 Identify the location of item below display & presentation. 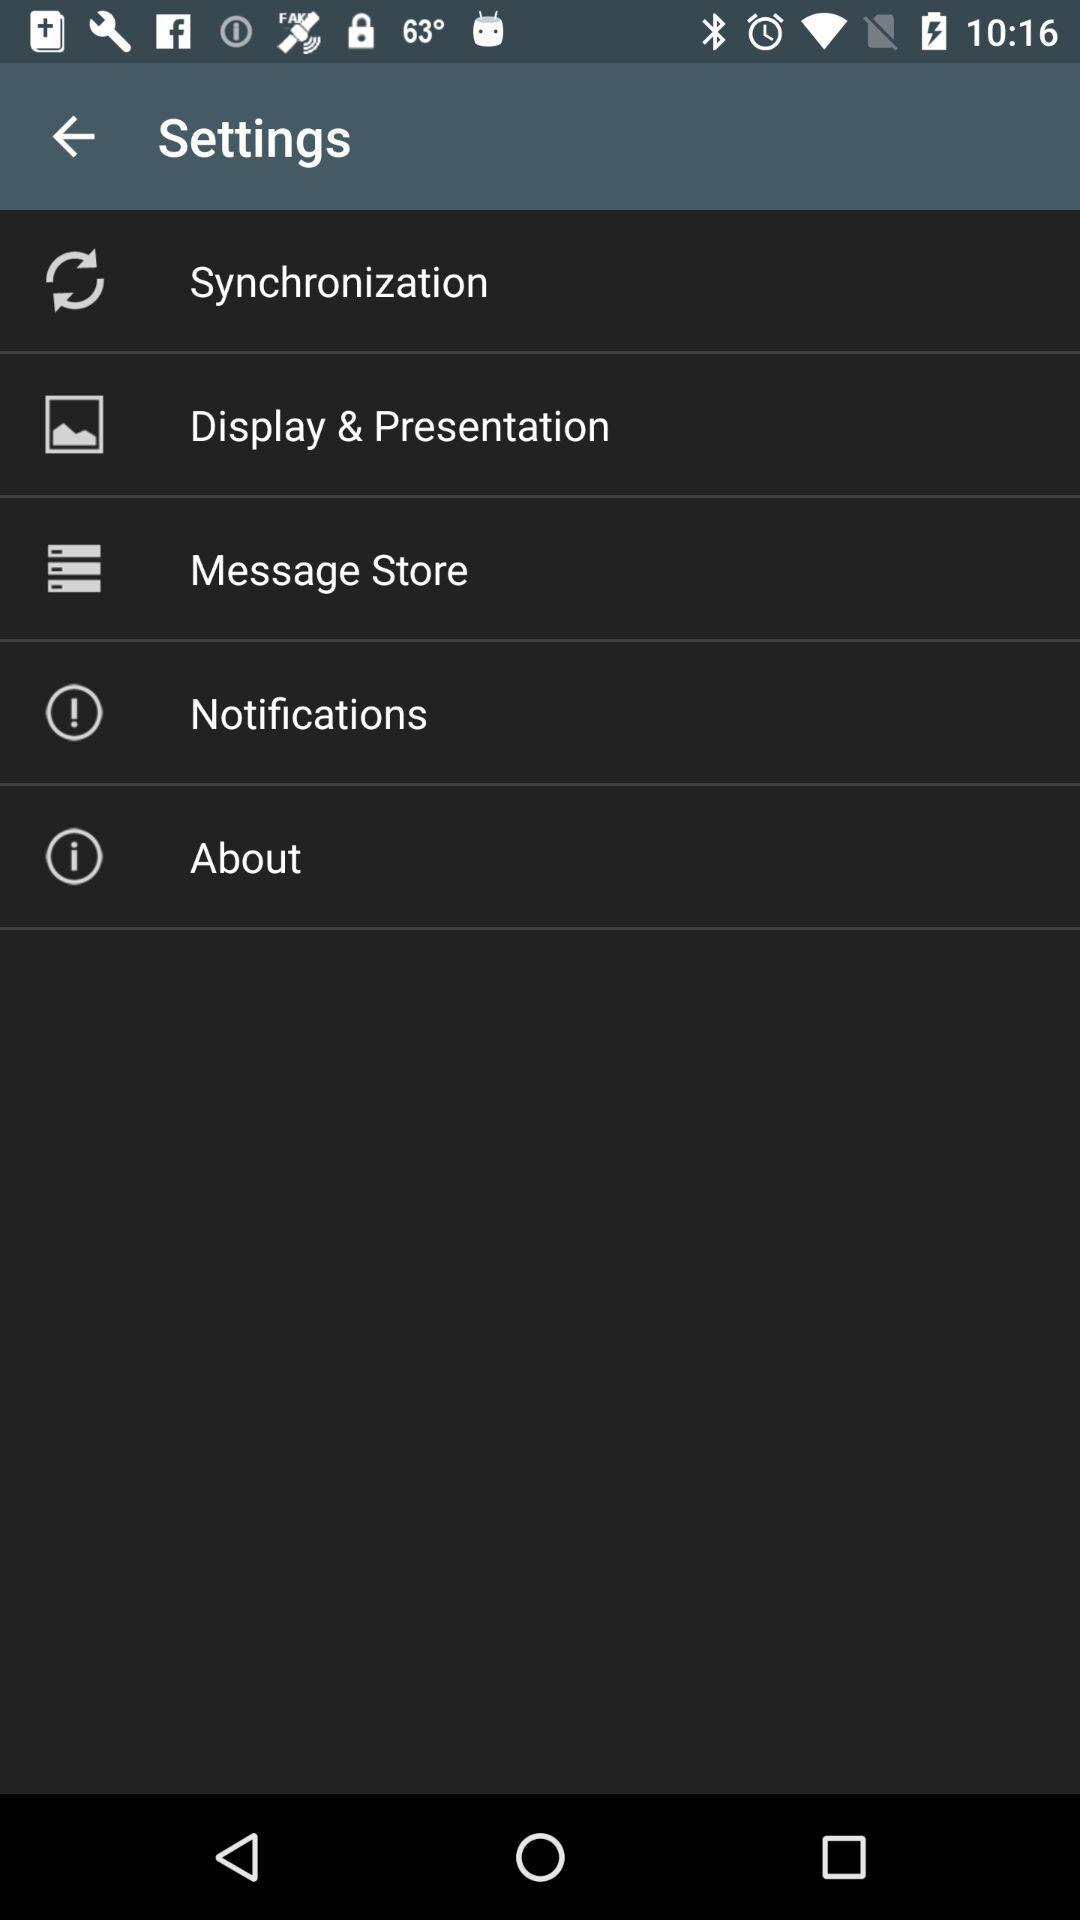
(328, 567).